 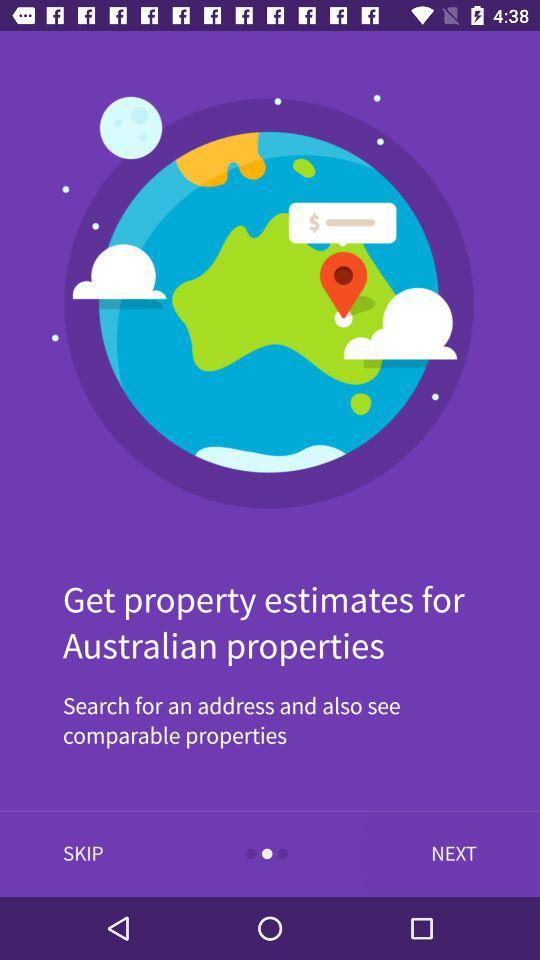 What do you see at coordinates (82, 853) in the screenshot?
I see `the skip icon` at bounding box center [82, 853].